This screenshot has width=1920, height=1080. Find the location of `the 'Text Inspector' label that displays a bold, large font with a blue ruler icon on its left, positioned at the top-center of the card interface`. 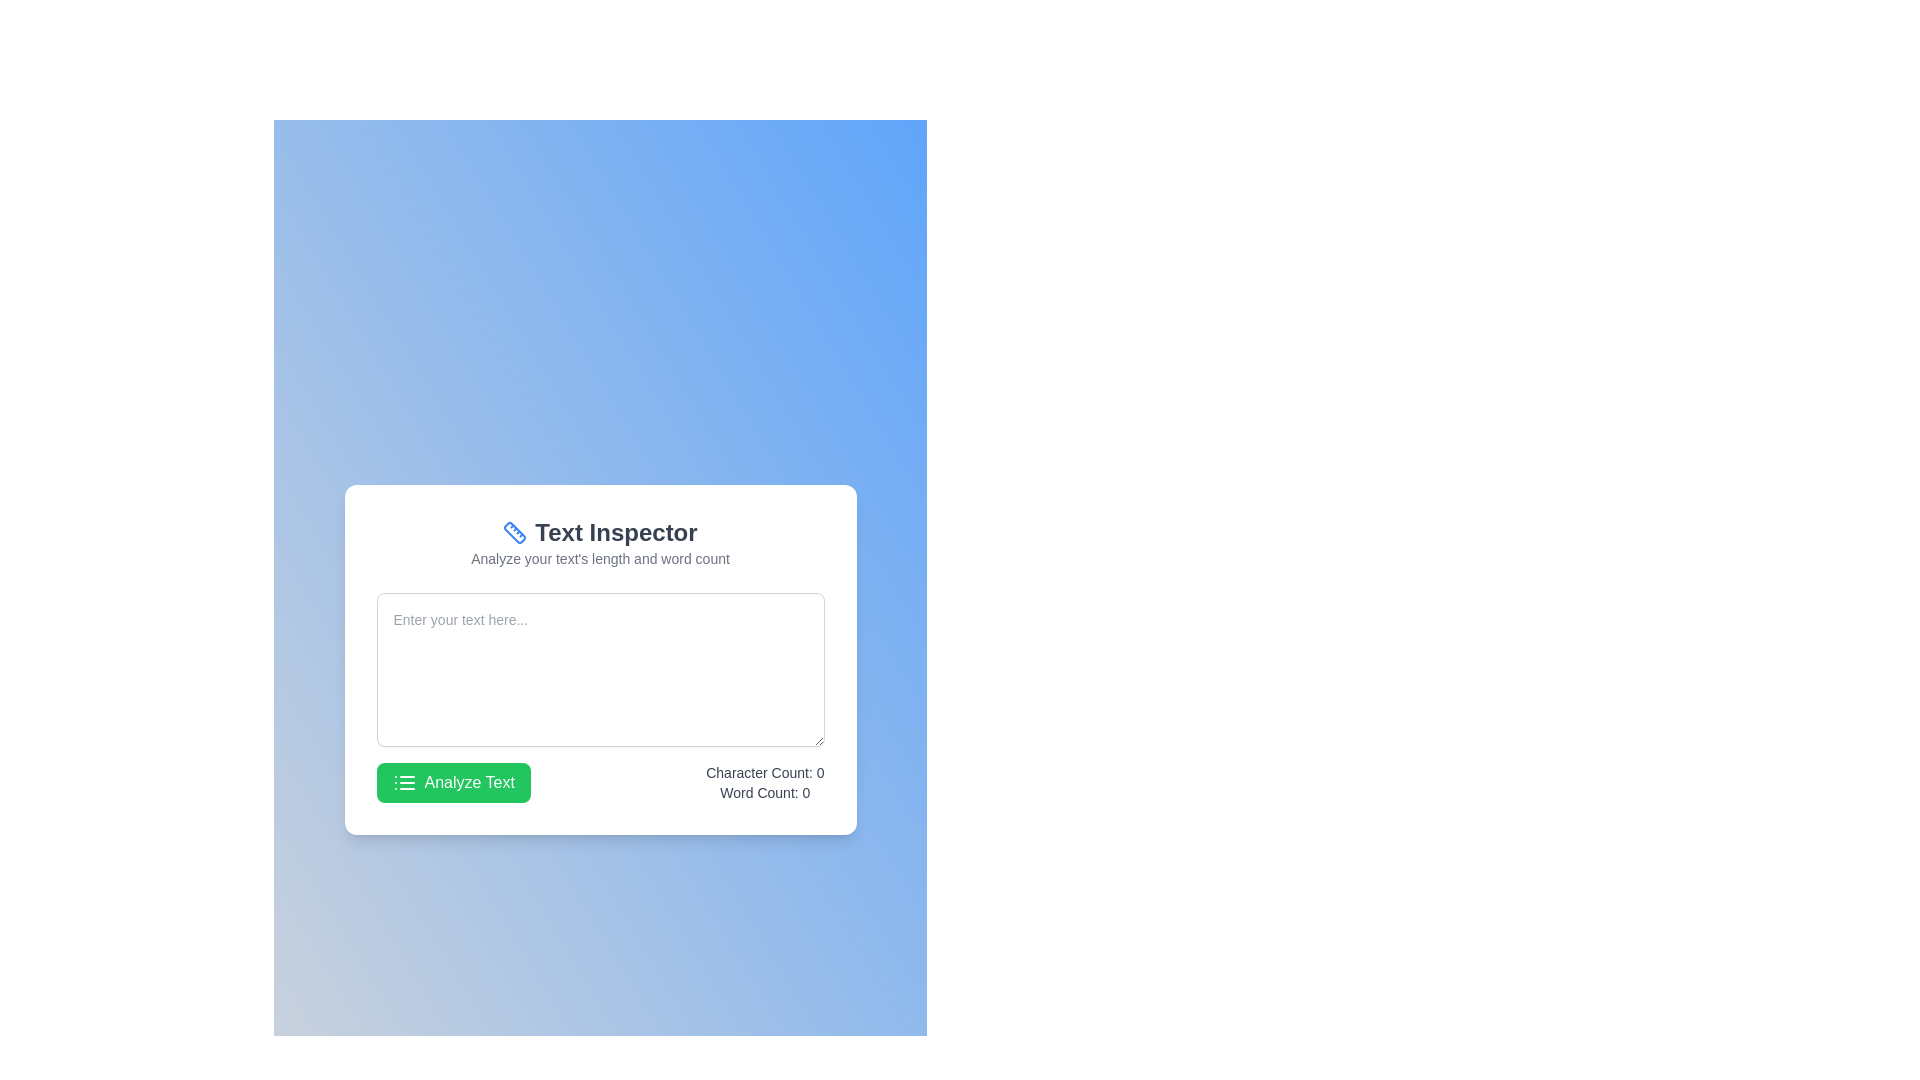

the 'Text Inspector' label that displays a bold, large font with a blue ruler icon on its left, positioned at the top-center of the card interface is located at coordinates (599, 531).